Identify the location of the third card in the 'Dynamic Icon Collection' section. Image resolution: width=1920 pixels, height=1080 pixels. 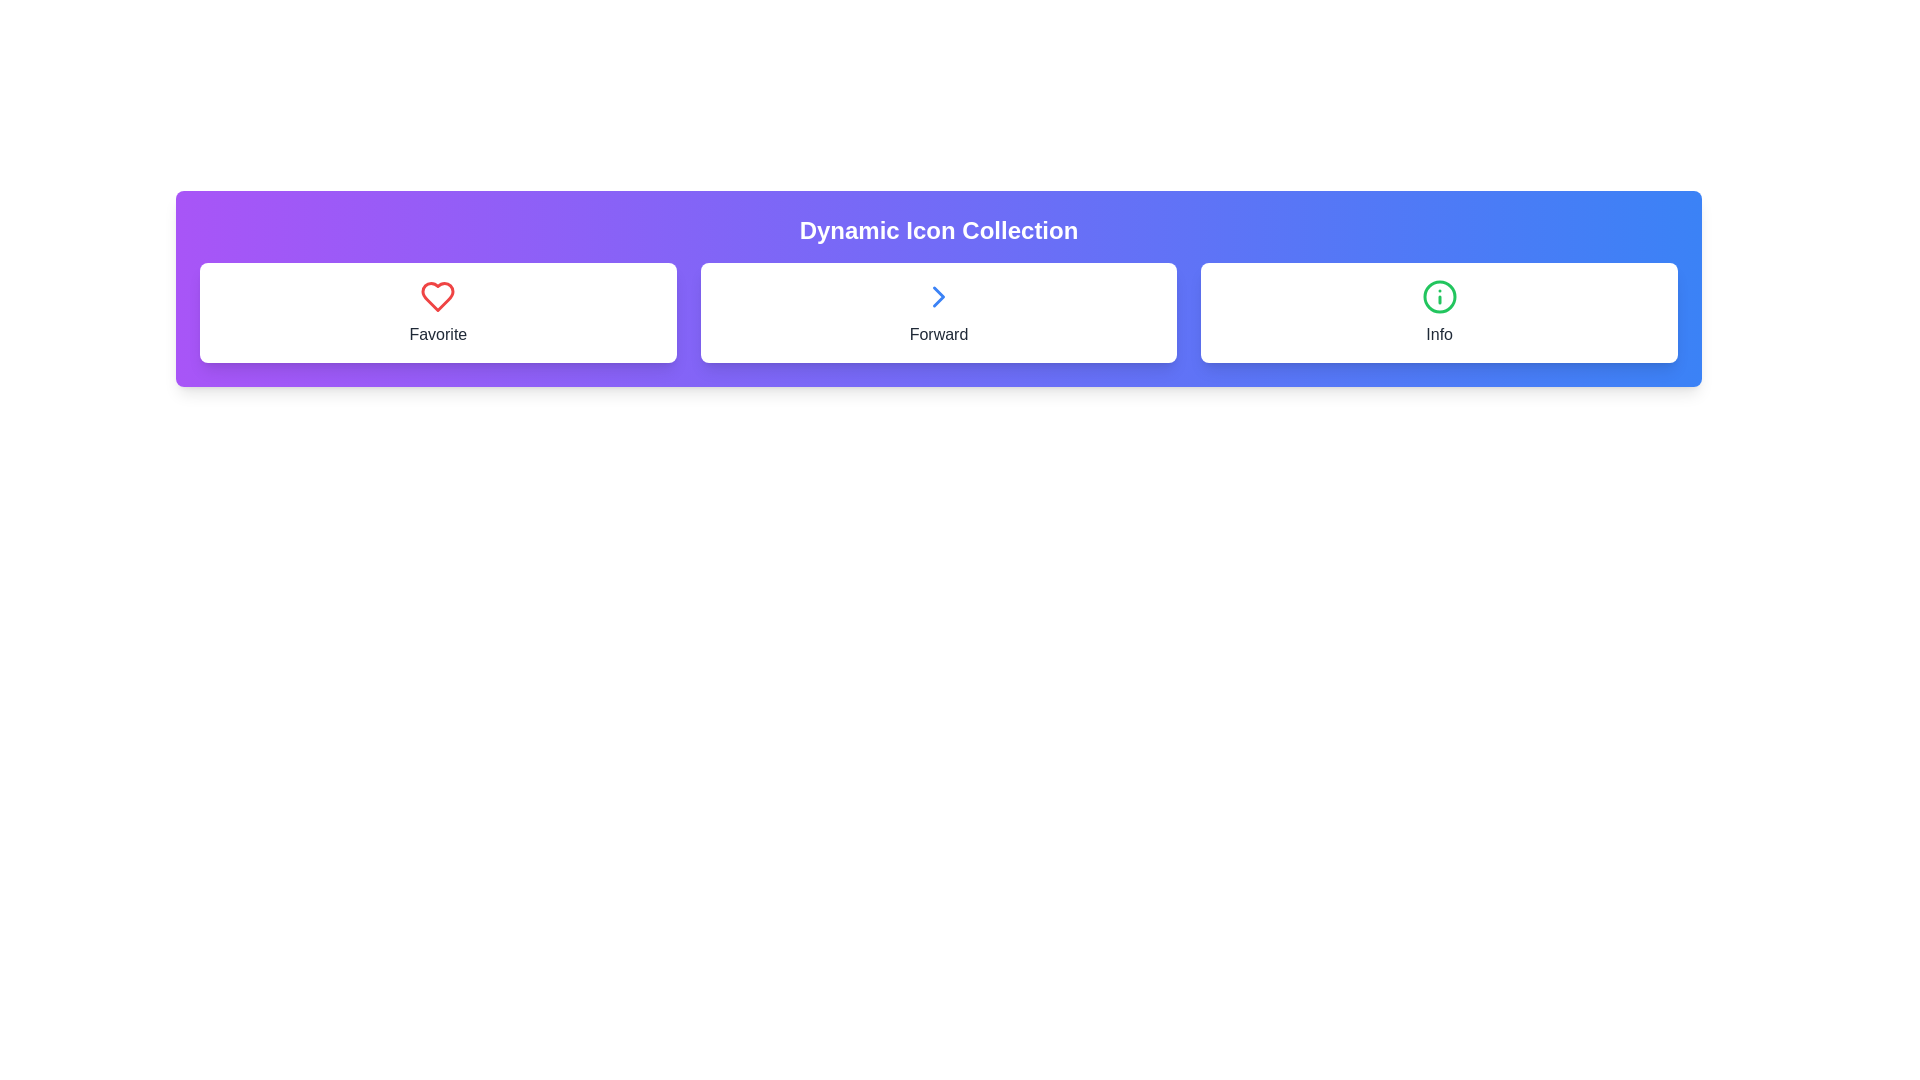
(1438, 312).